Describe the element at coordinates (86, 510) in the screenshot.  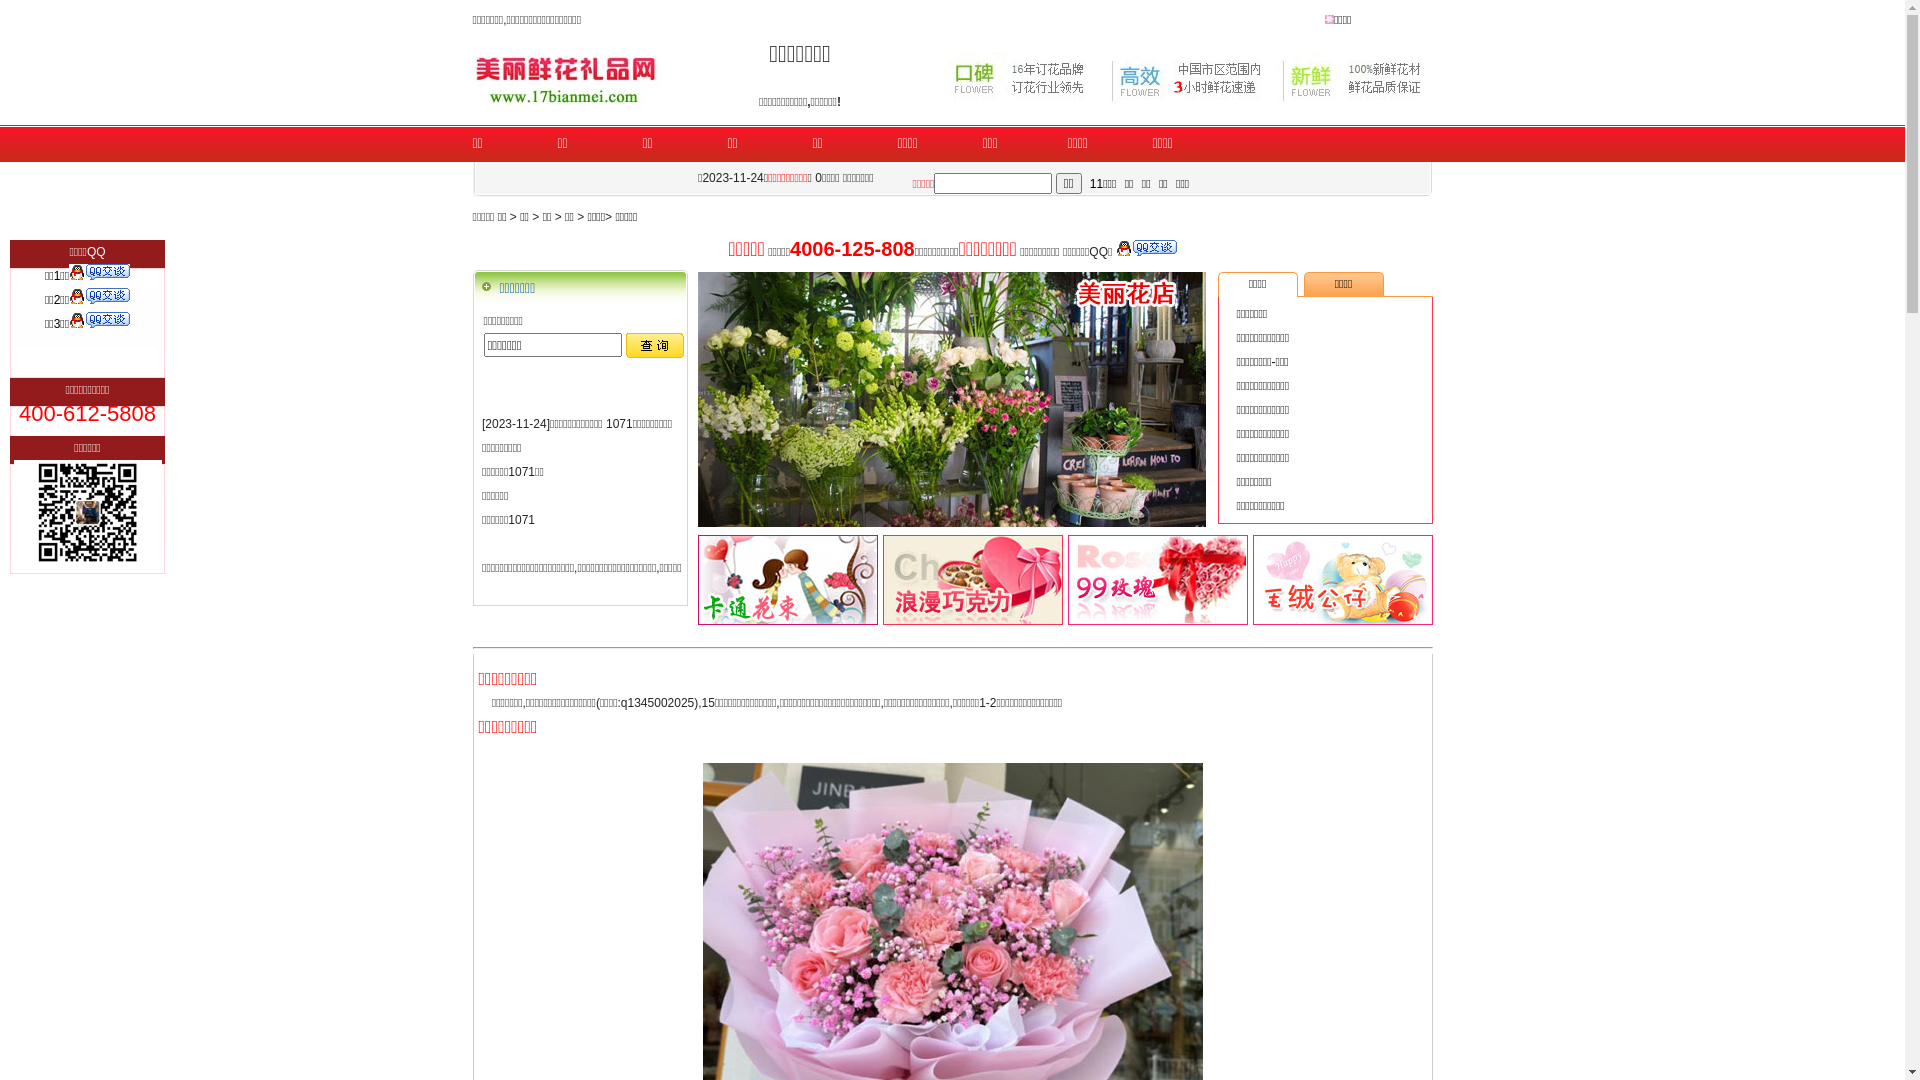
I see `'554243866'` at that location.